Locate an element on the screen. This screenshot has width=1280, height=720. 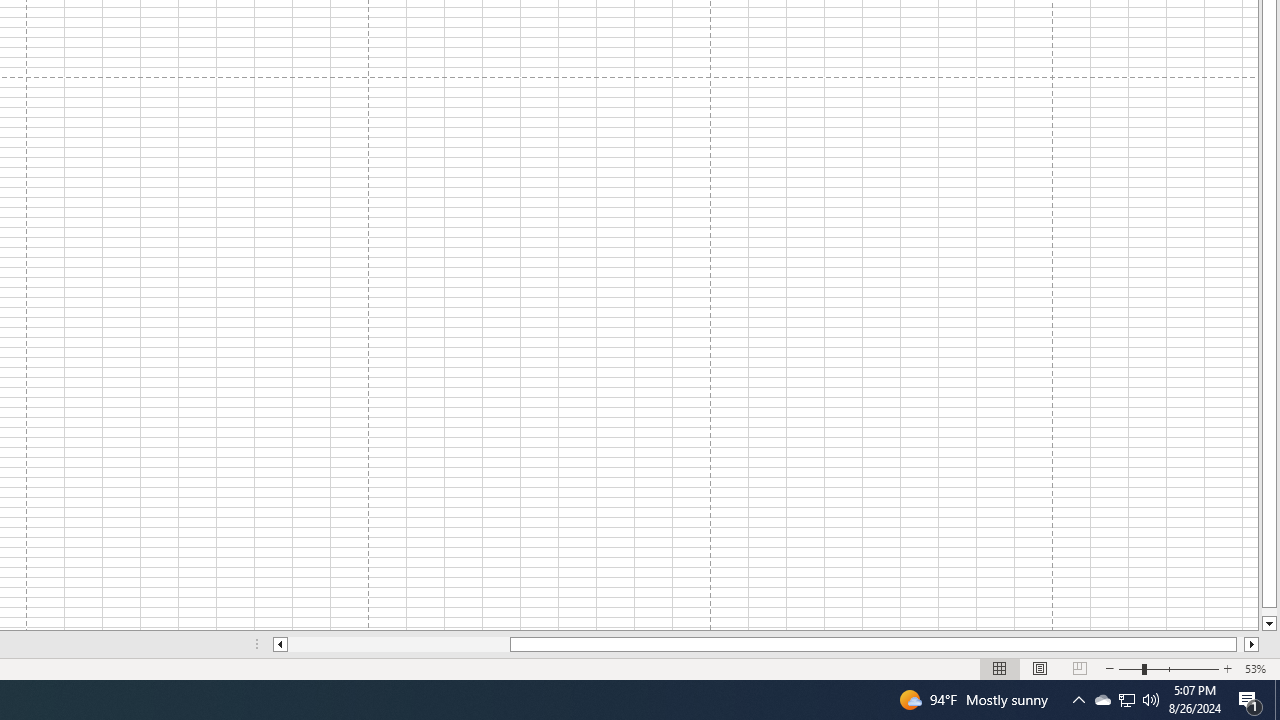
'Column right' is located at coordinates (1251, 644).